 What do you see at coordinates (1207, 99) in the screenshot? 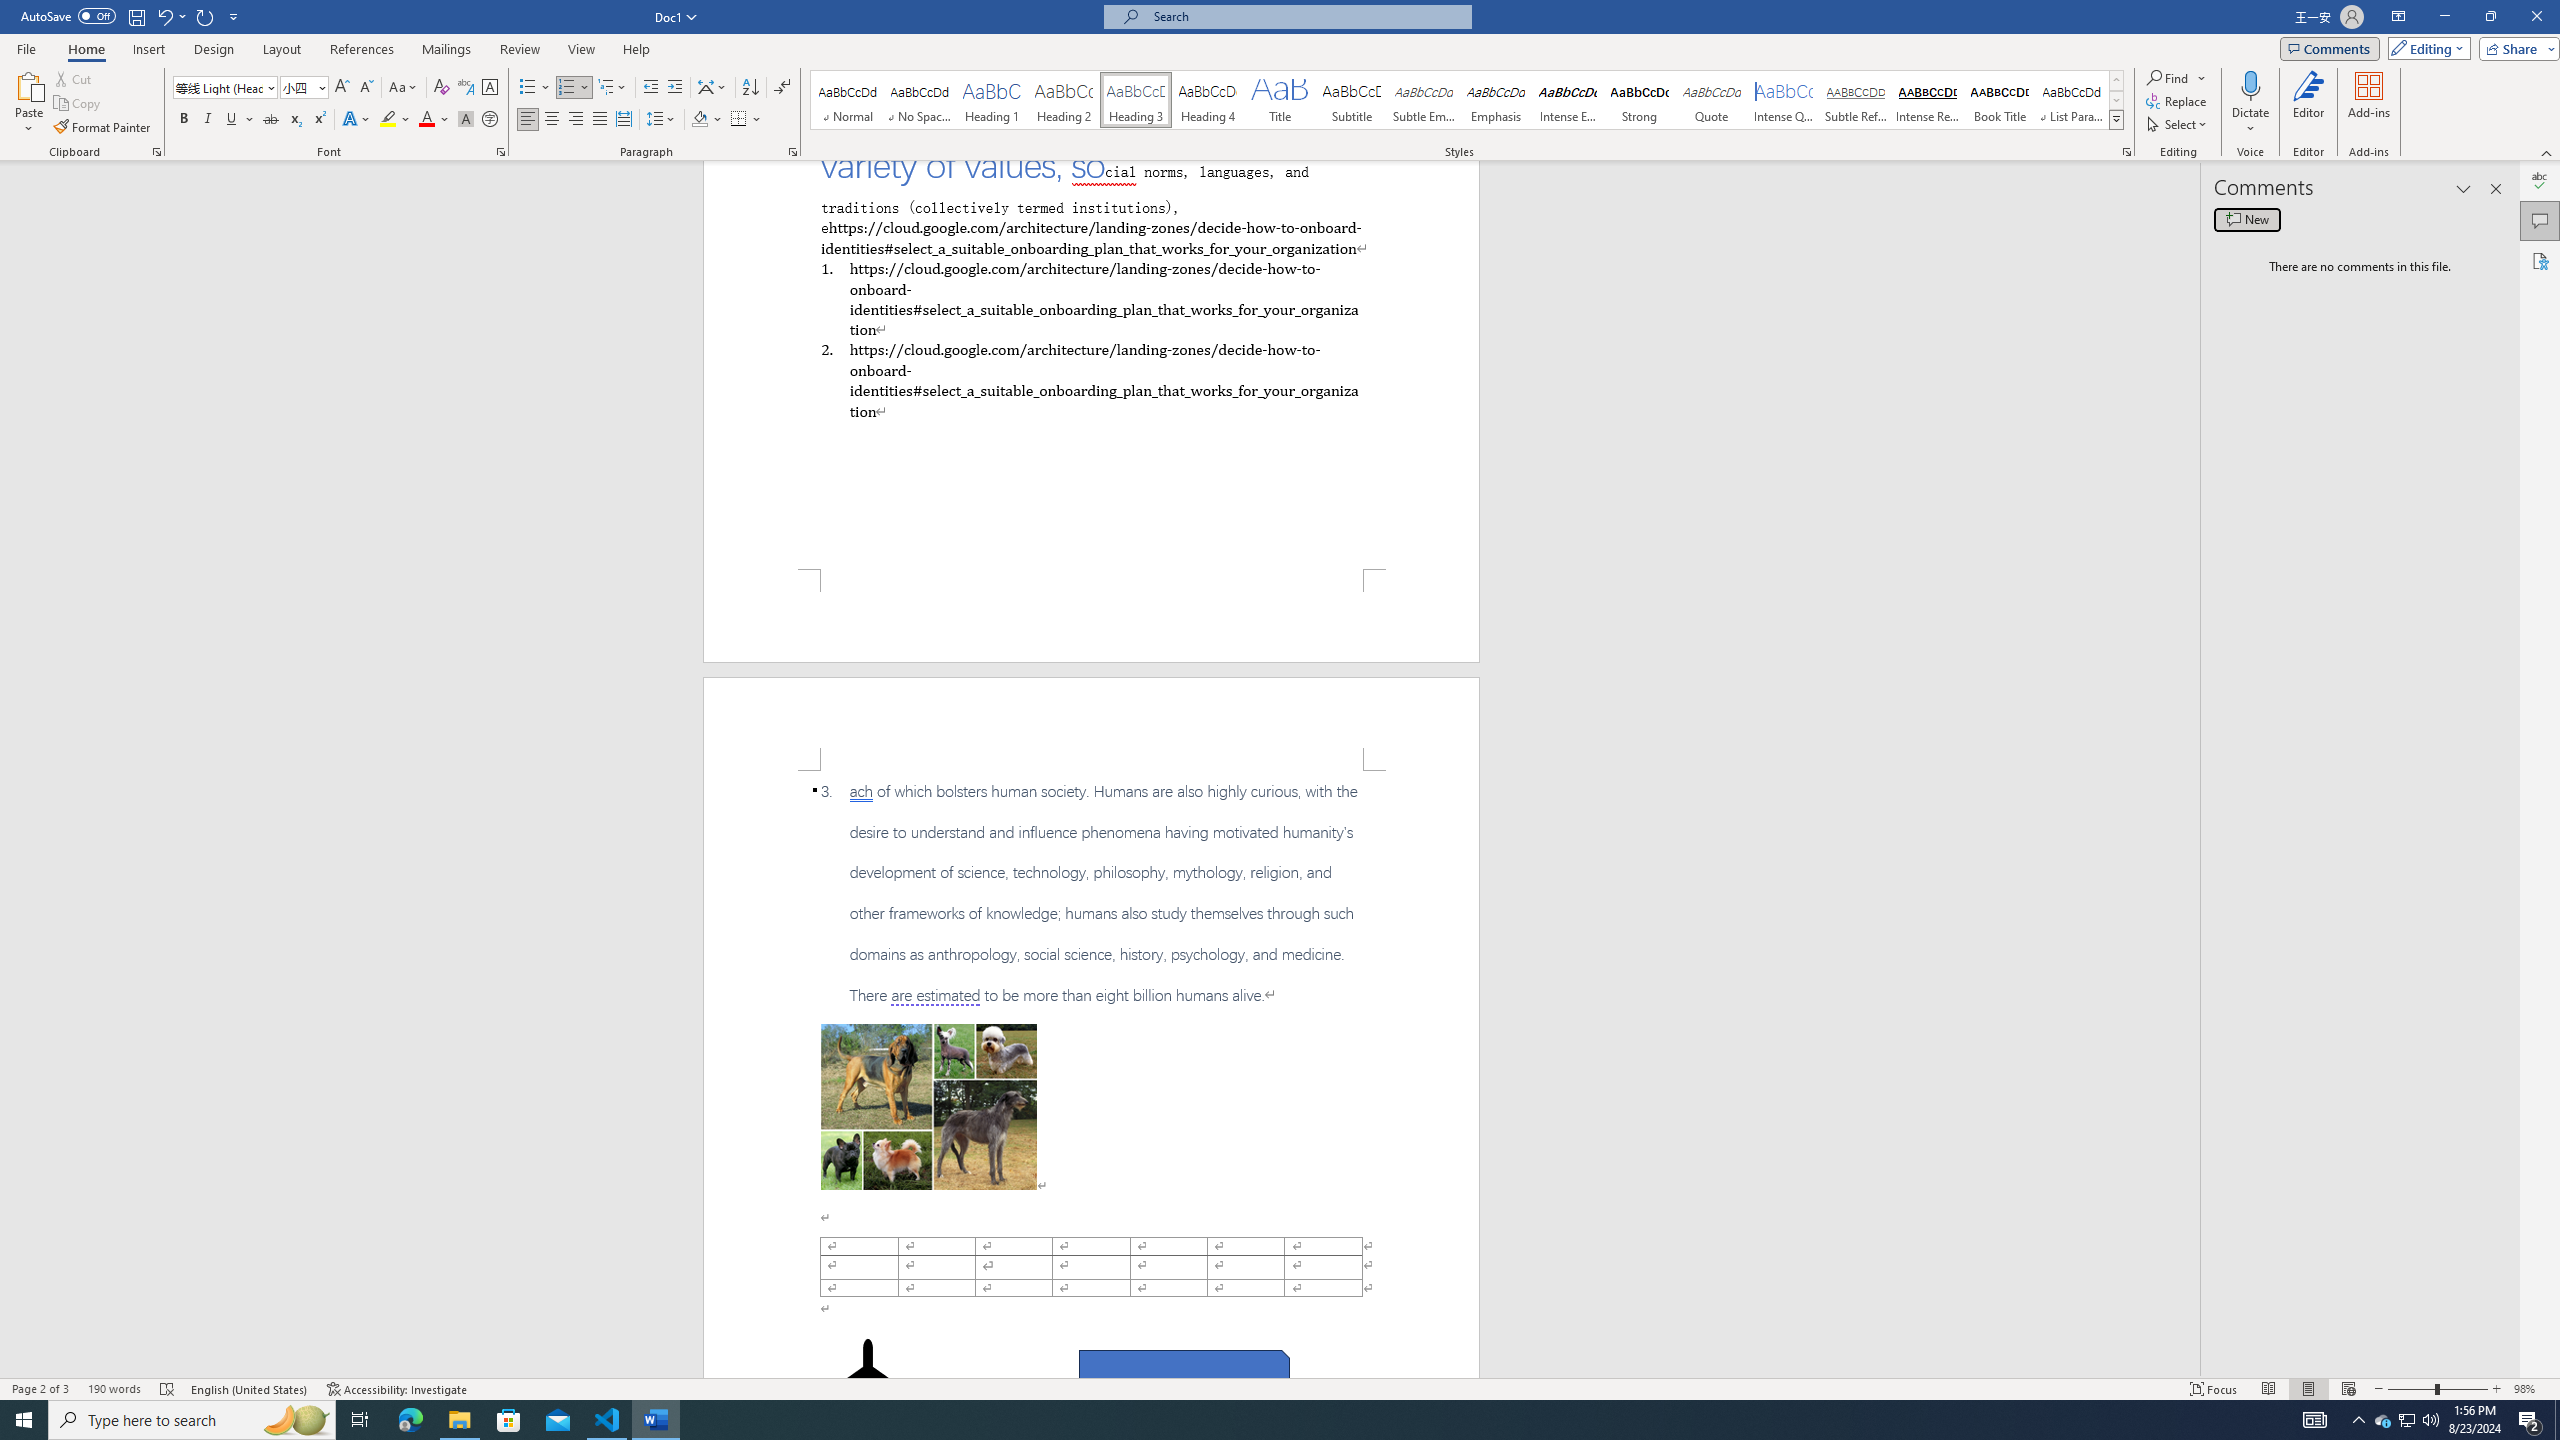
I see `'Heading 4'` at bounding box center [1207, 99].